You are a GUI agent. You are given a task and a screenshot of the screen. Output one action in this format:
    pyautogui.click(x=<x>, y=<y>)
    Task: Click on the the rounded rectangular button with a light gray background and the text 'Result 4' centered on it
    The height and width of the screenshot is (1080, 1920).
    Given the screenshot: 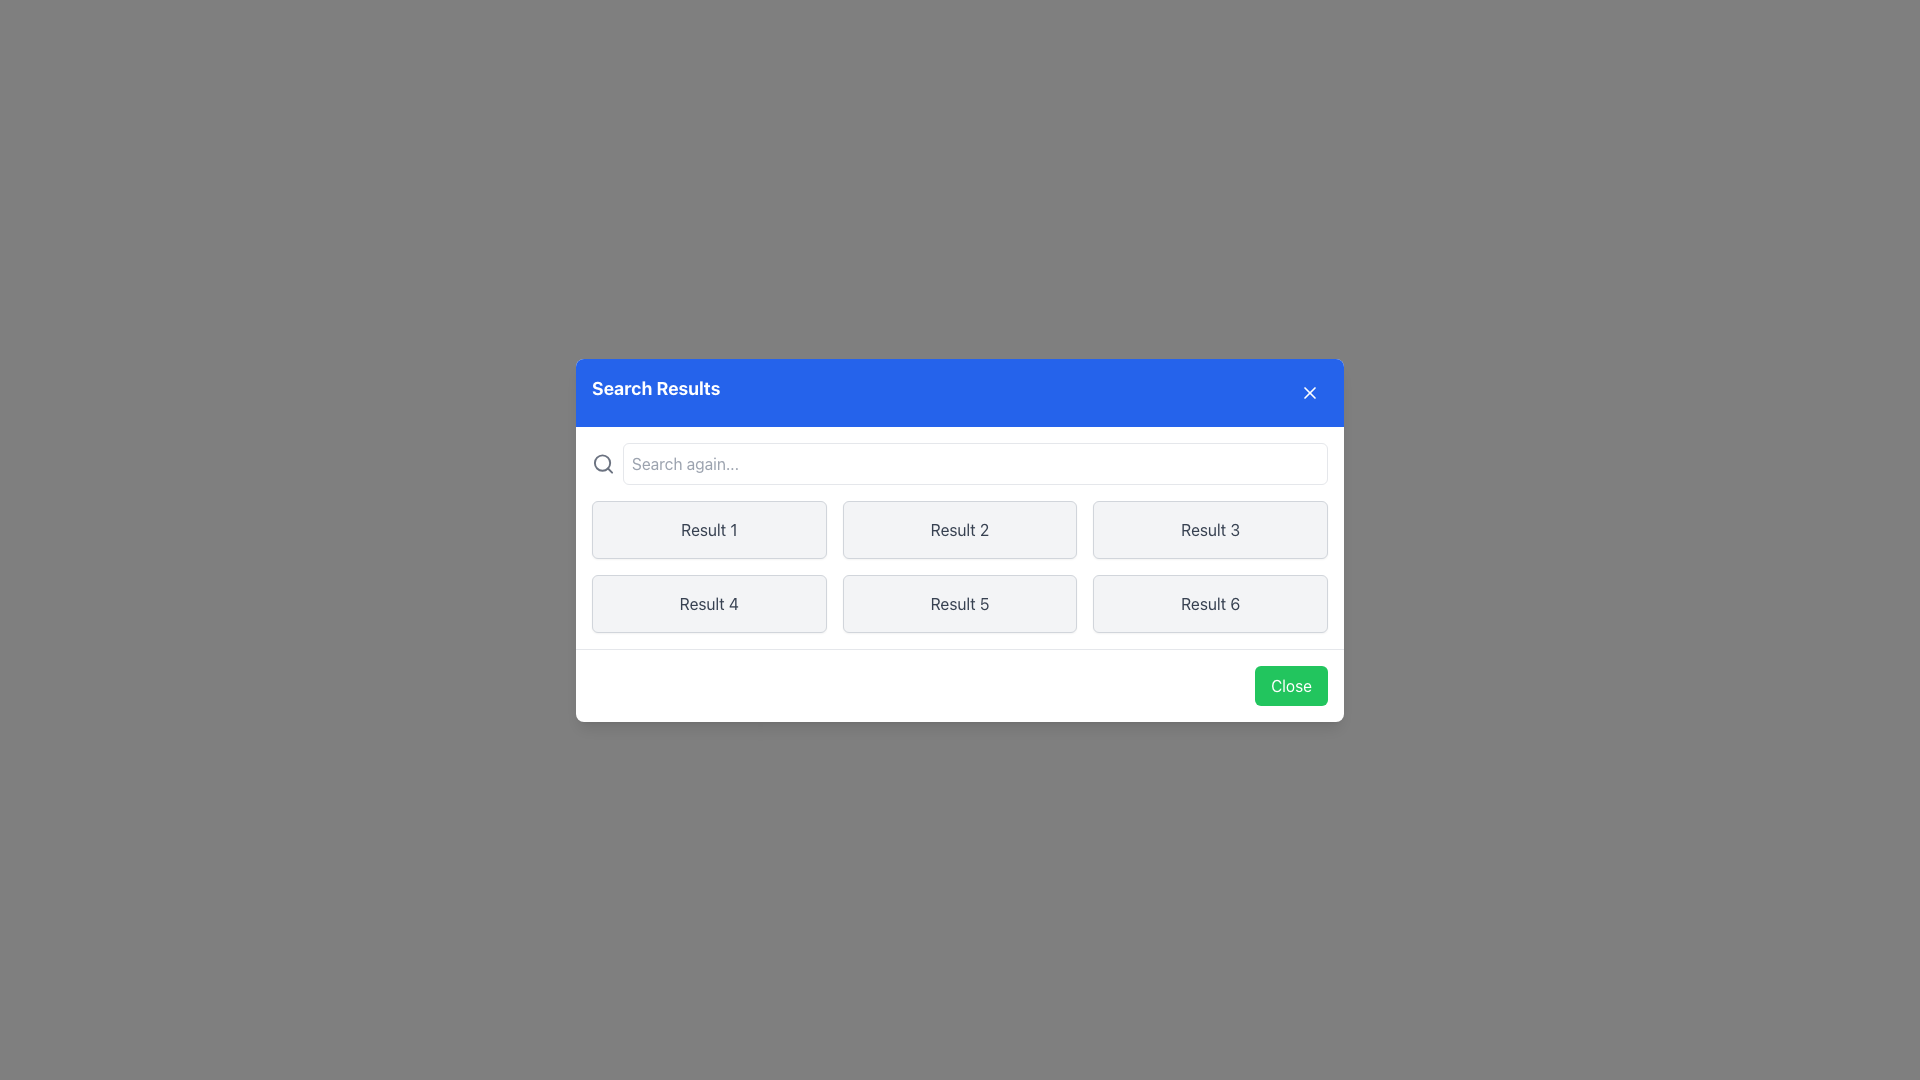 What is the action you would take?
    pyautogui.click(x=709, y=602)
    